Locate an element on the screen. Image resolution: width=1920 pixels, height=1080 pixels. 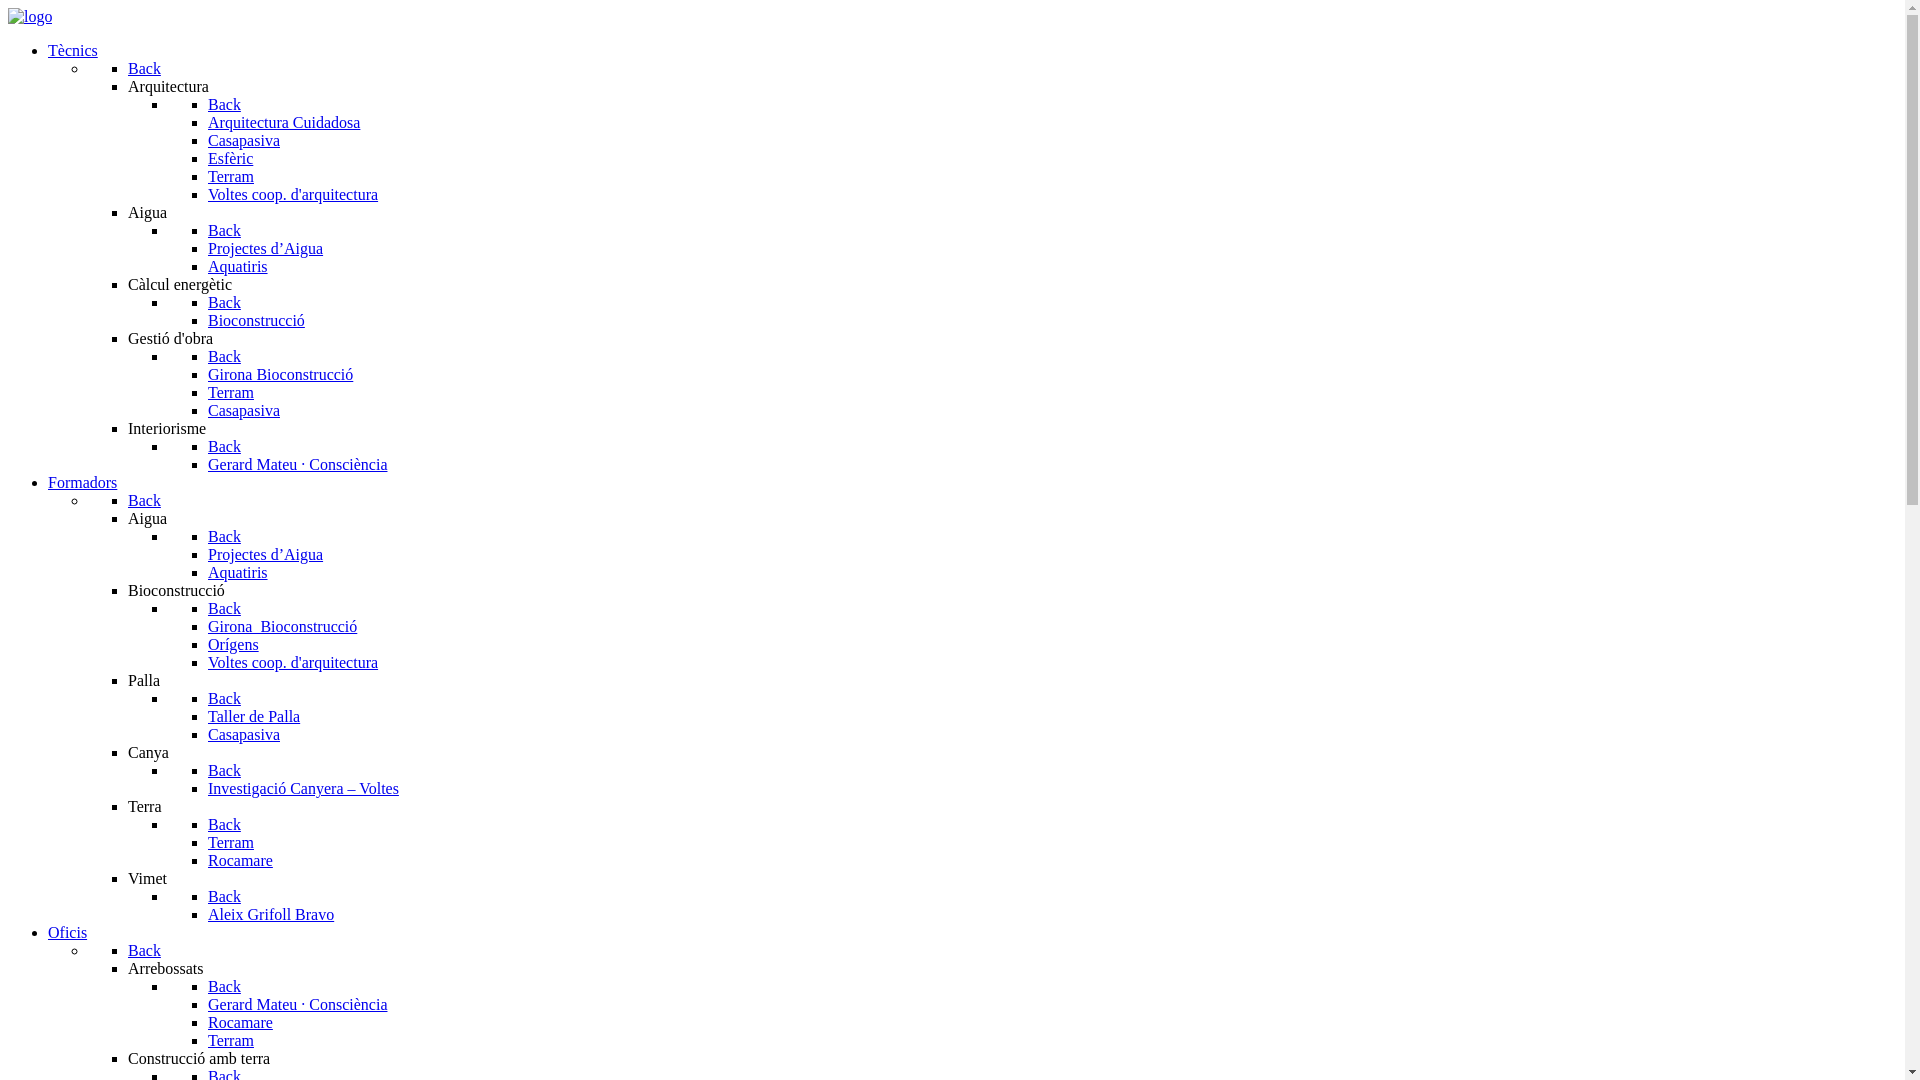
'Aquatiris' is located at coordinates (207, 265).